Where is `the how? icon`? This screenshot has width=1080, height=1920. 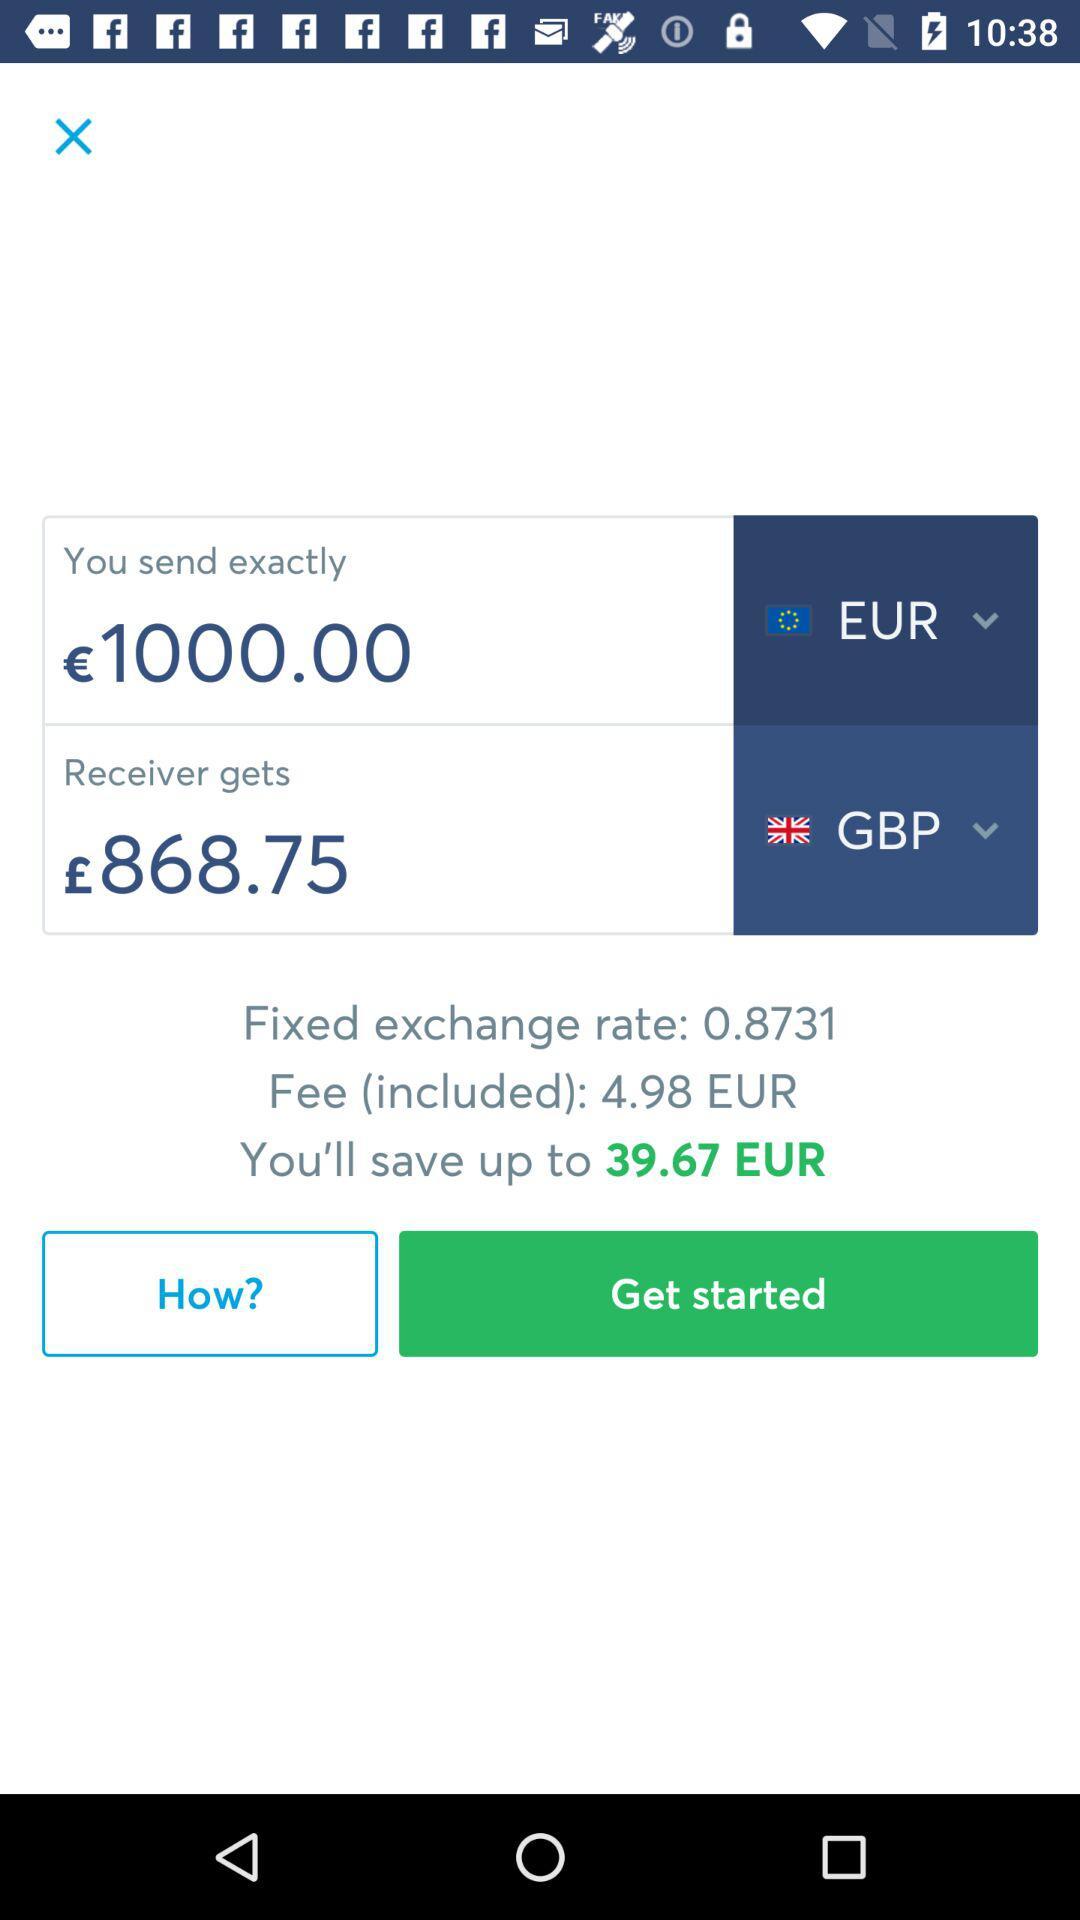
the how? icon is located at coordinates (209, 1293).